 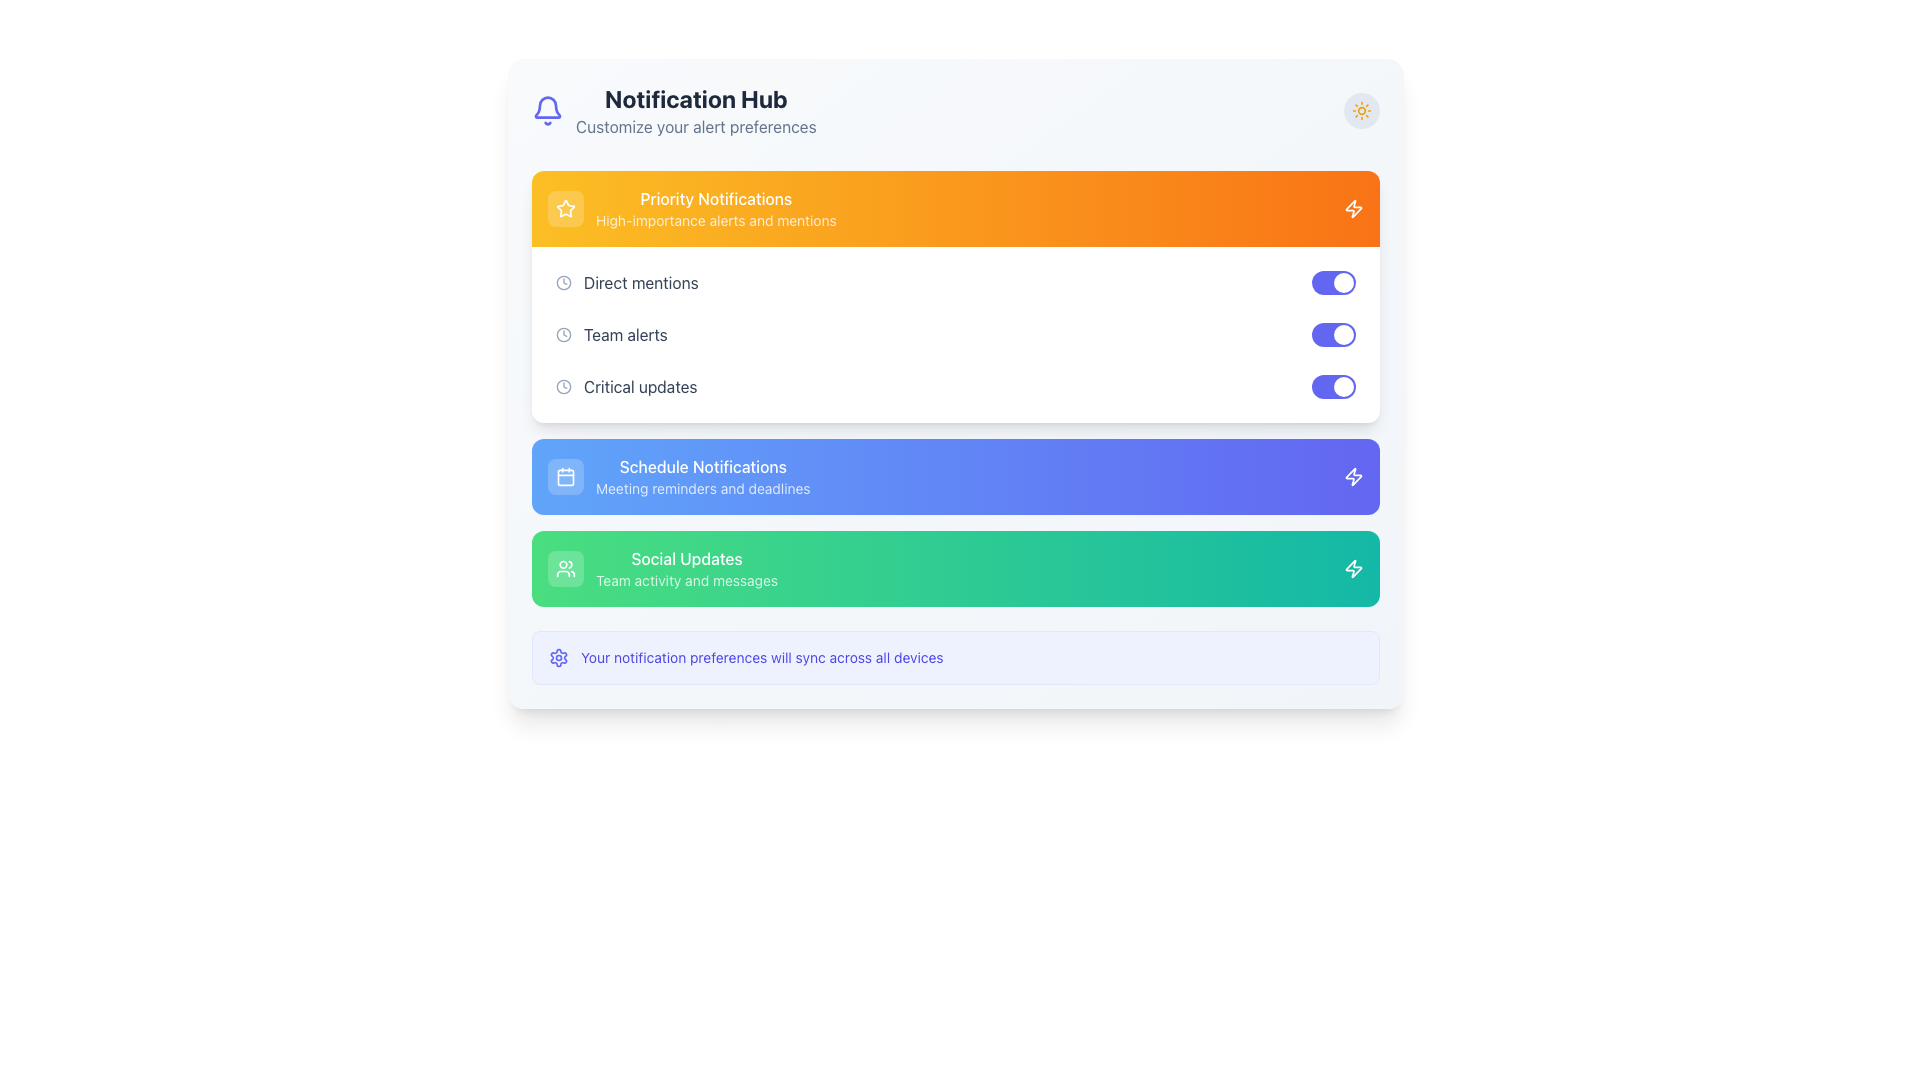 What do you see at coordinates (703, 489) in the screenshot?
I see `the text label component displaying 'Meeting reminders and deadlines', which is positioned below the main title 'Schedule Notifications' within the blue notification card` at bounding box center [703, 489].